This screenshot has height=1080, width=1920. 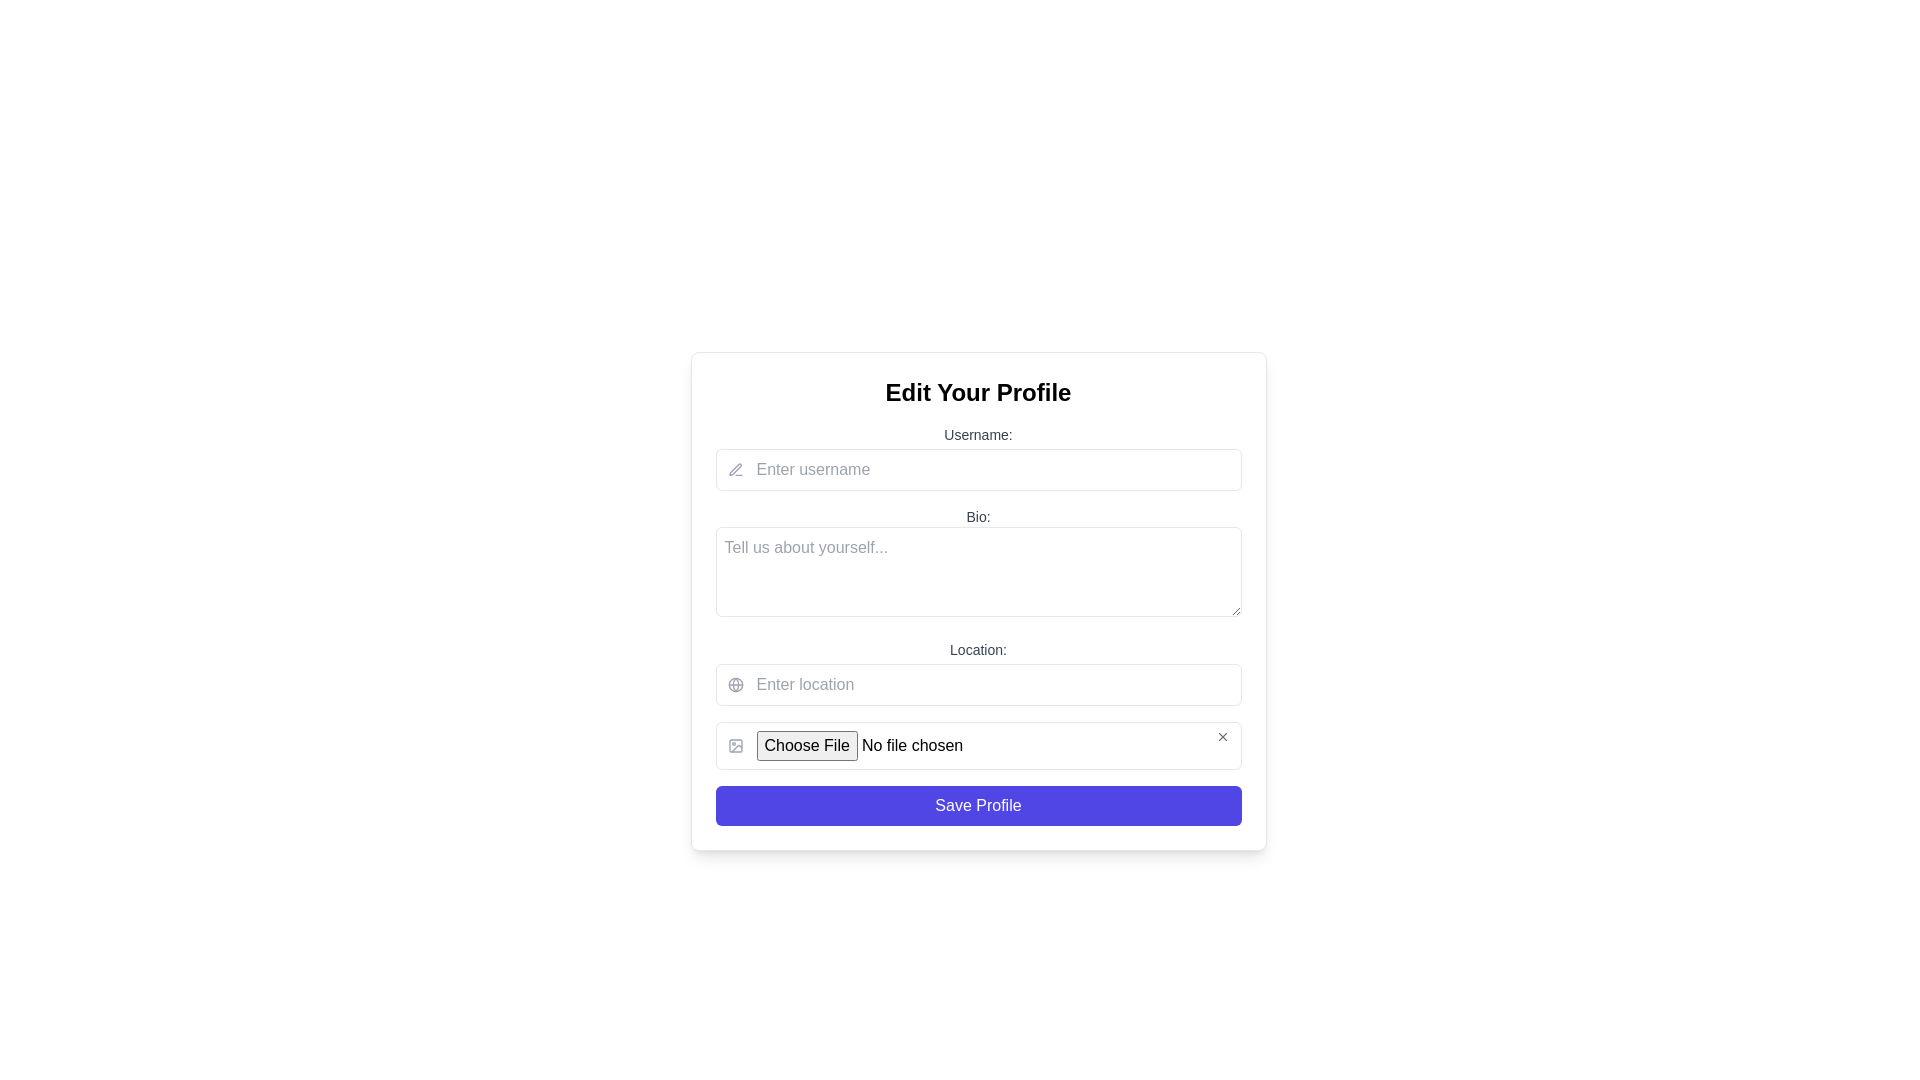 I want to click on the text label indicating the profile information editing section, which is positioned at the top of the form section above the input fields for 'Username,' 'Bio,' and 'Location.', so click(x=978, y=393).